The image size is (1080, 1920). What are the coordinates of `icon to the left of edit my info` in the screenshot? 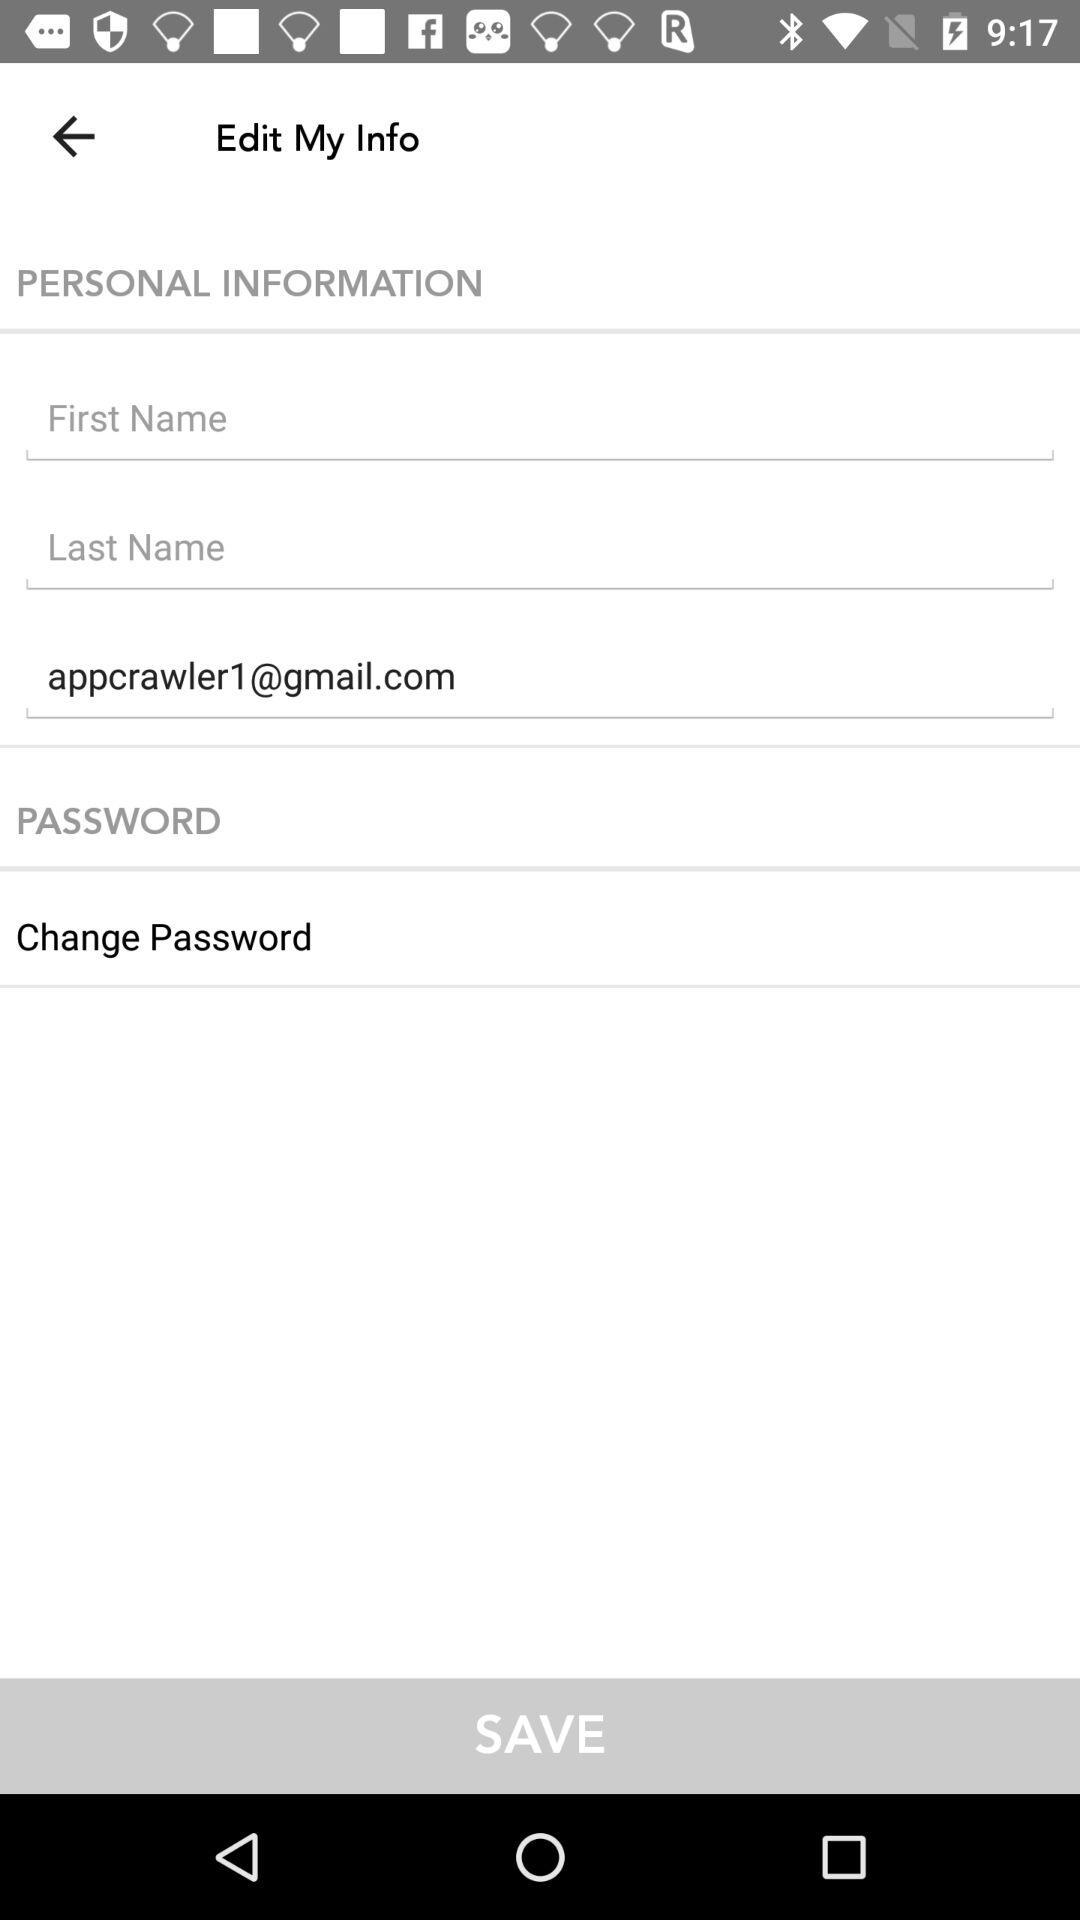 It's located at (72, 135).